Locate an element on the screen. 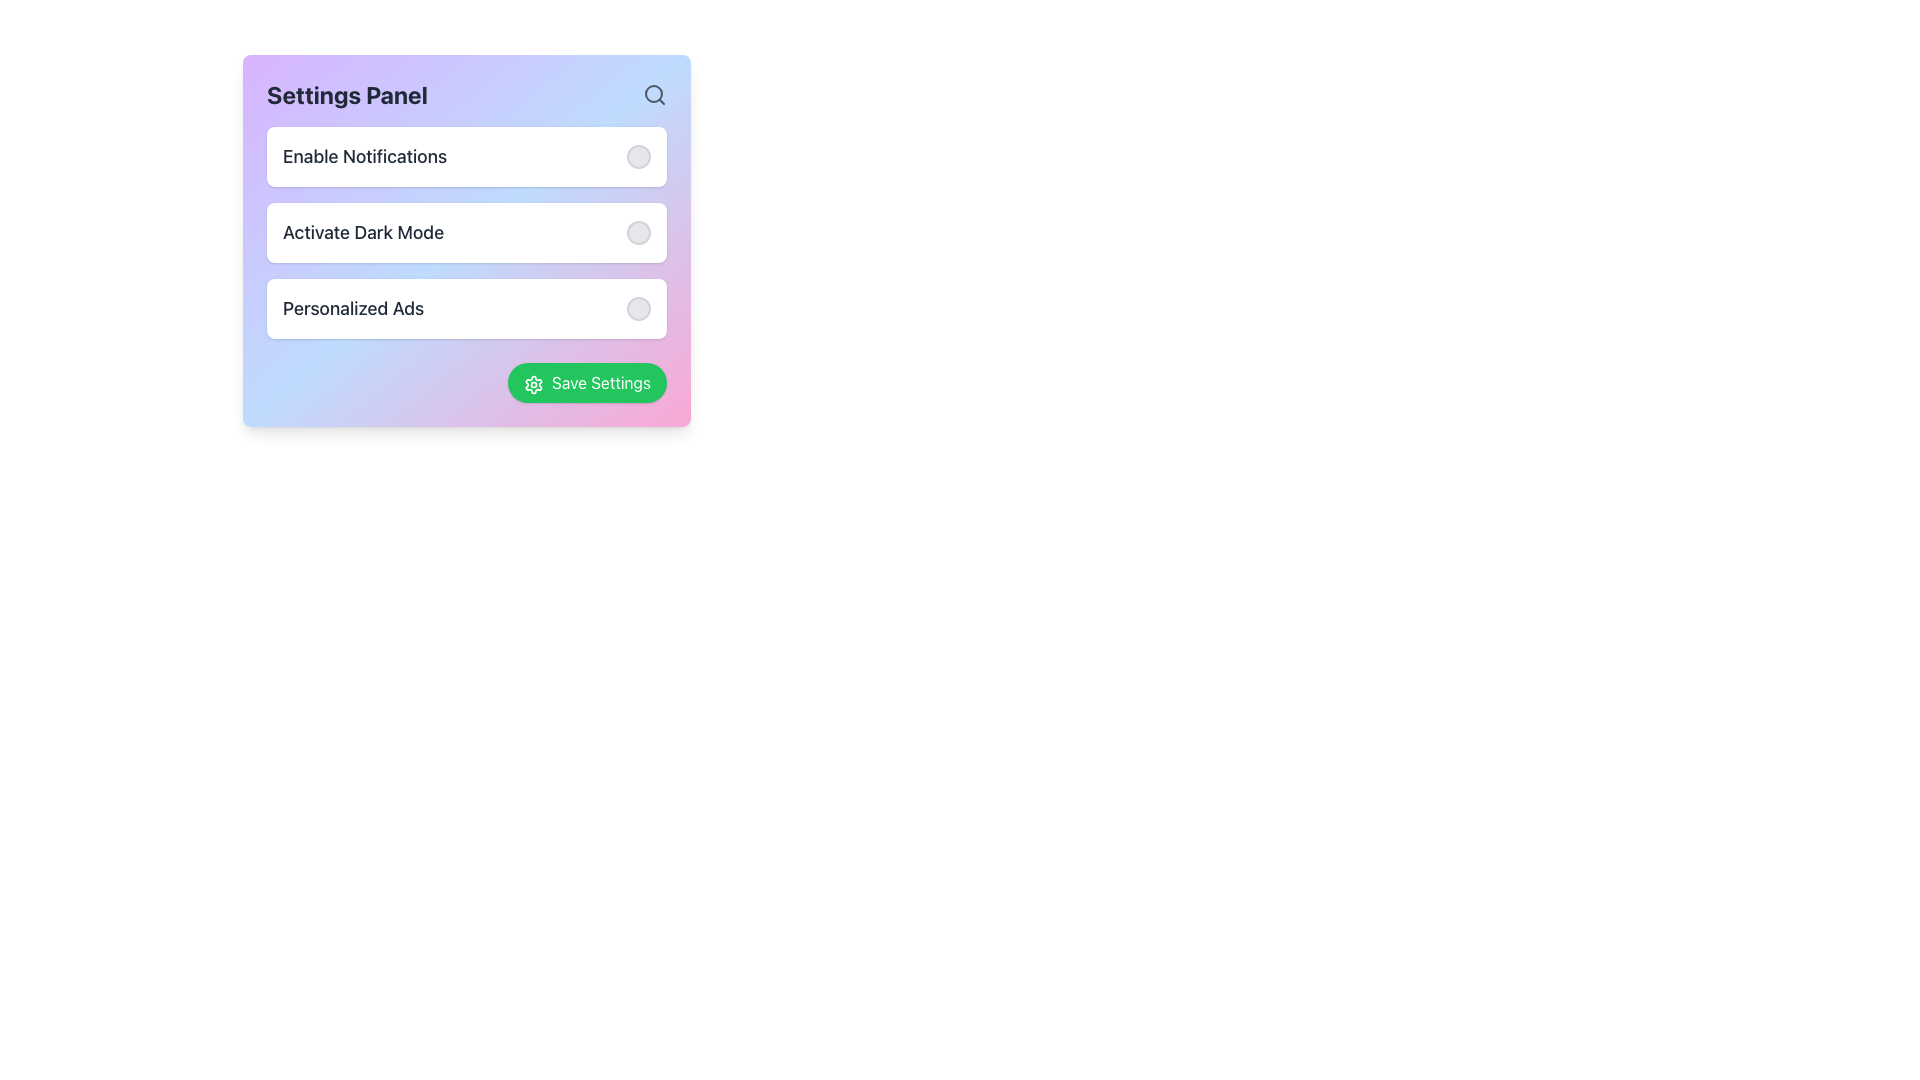 The height and width of the screenshot is (1080, 1920). the radio button associated with 'Personalized Ads' is located at coordinates (637, 308).